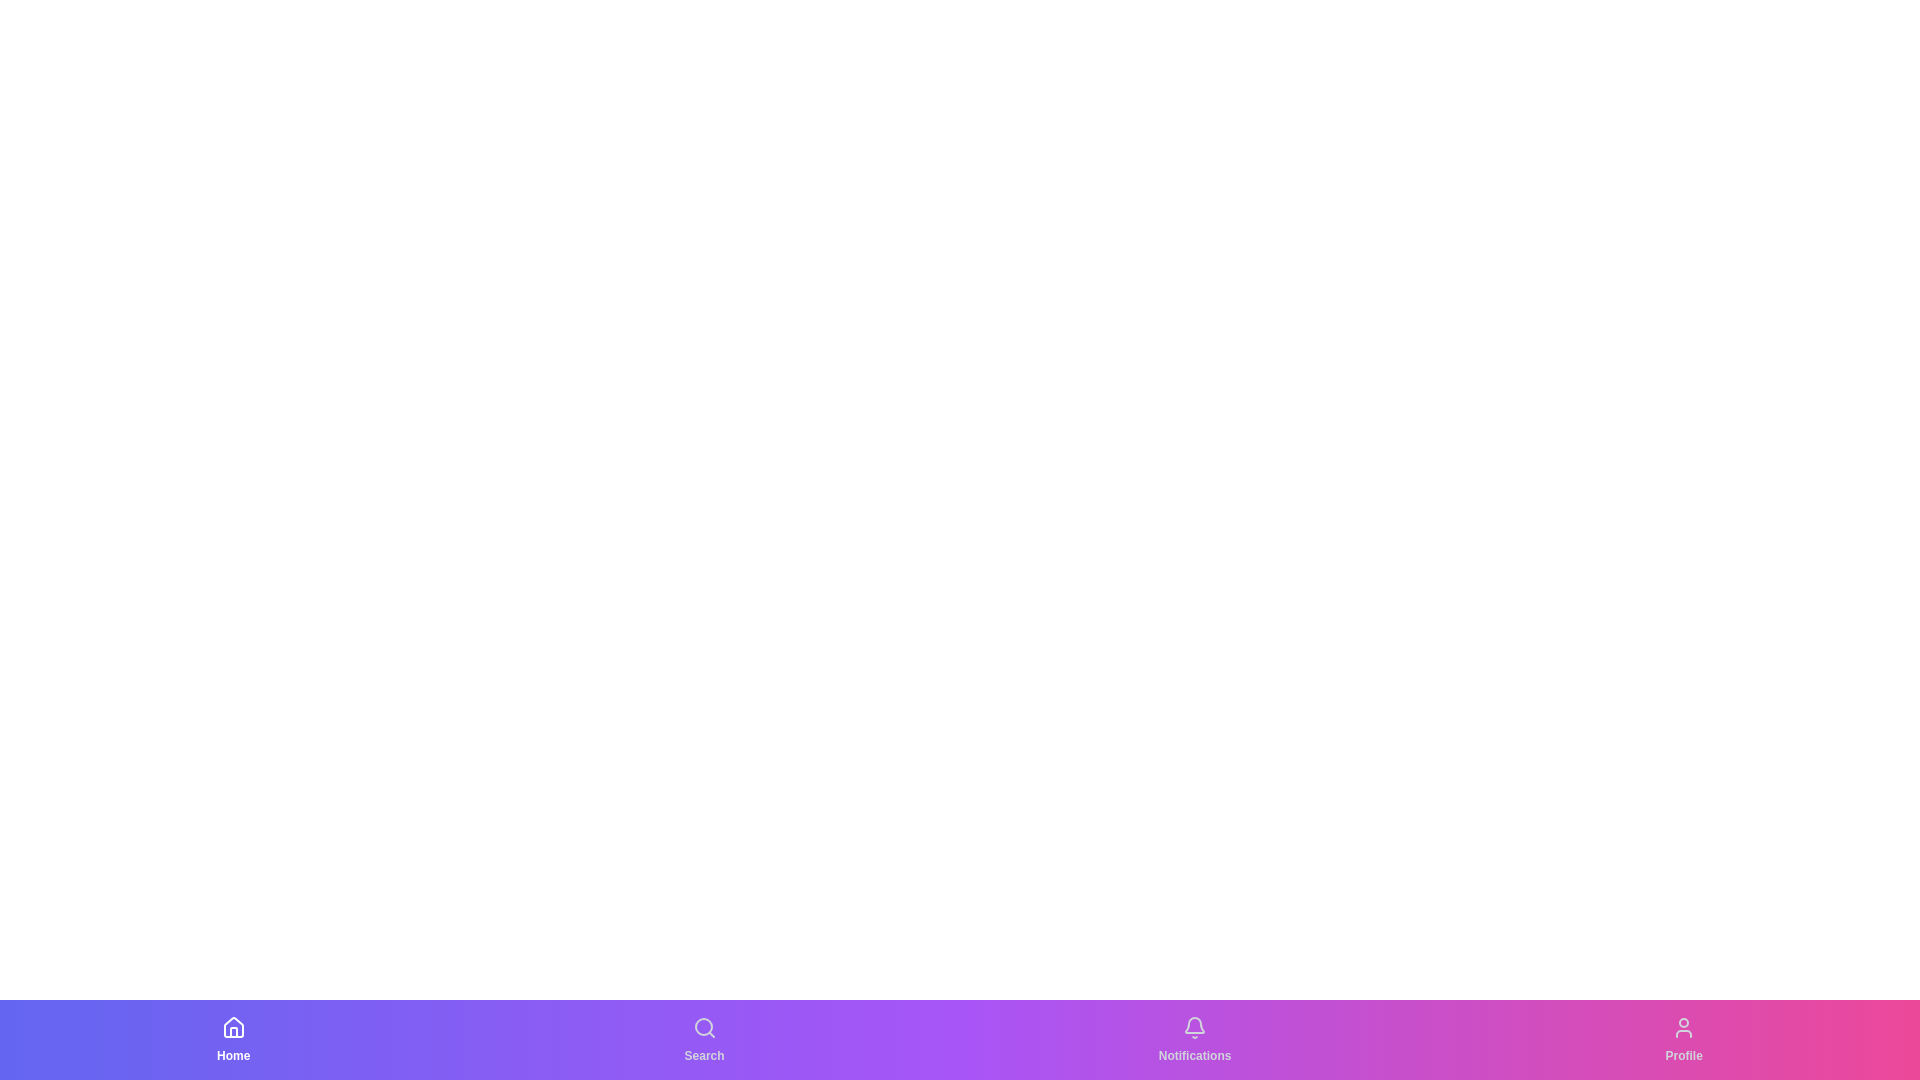 The height and width of the screenshot is (1080, 1920). Describe the element at coordinates (1683, 1039) in the screenshot. I see `the Profile tab to navigate to its section` at that location.